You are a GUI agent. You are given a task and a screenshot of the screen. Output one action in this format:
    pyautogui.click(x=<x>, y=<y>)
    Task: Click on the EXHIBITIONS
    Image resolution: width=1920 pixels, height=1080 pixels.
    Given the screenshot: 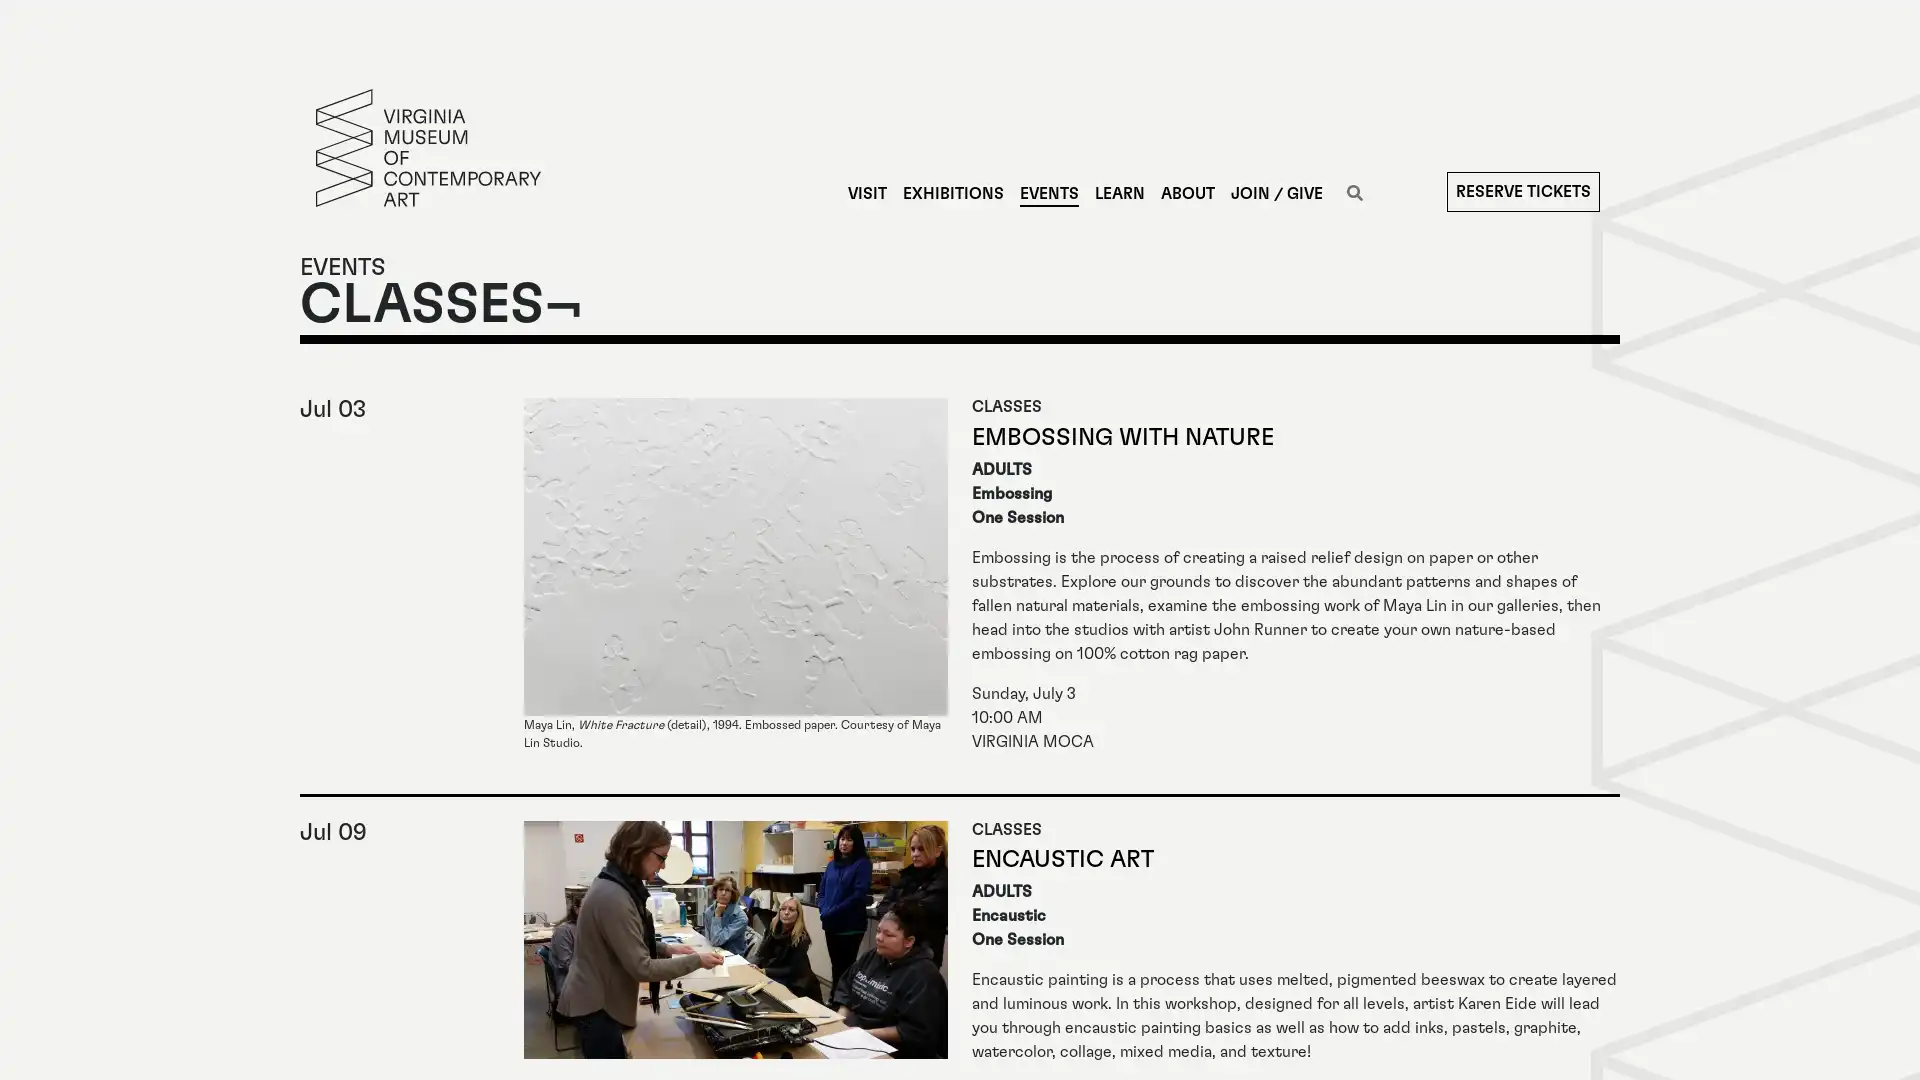 What is the action you would take?
    pyautogui.click(x=951, y=193)
    